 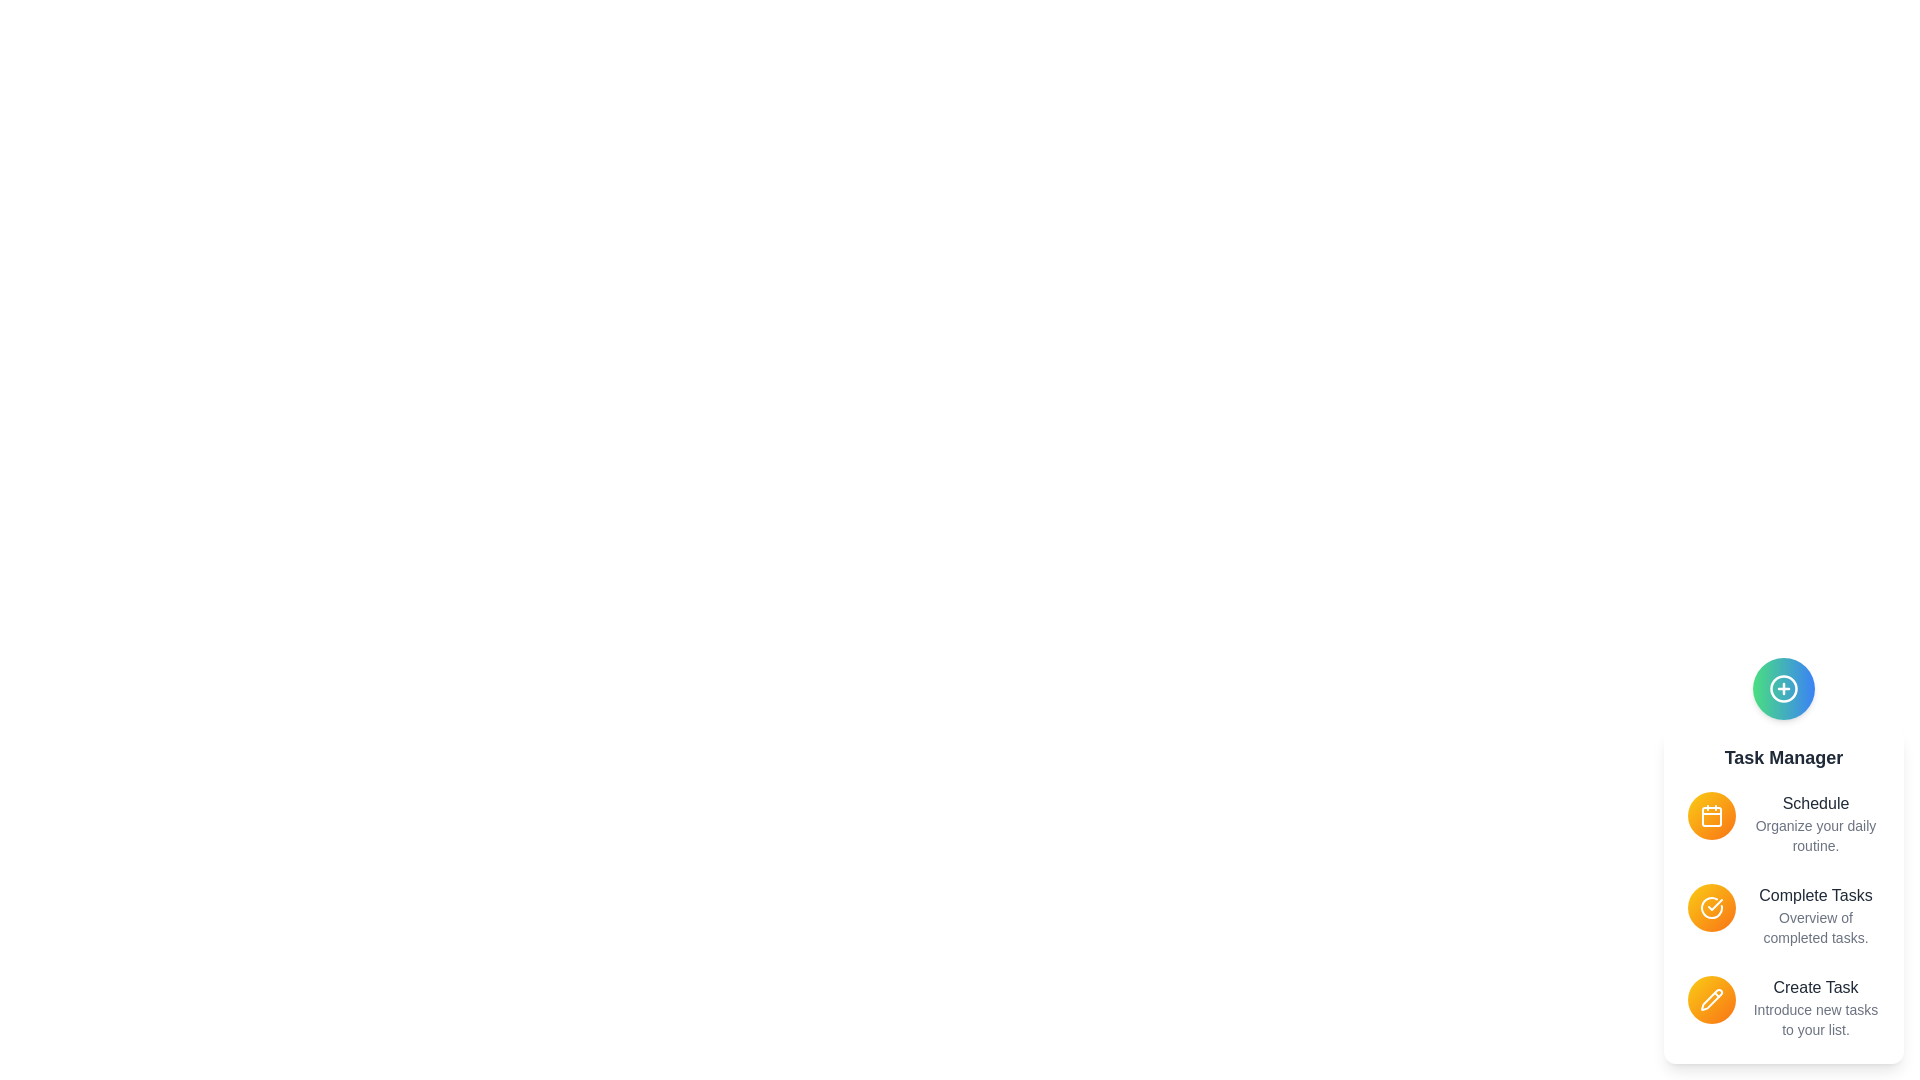 I want to click on the speed dial button to toggle the menu, so click(x=1784, y=688).